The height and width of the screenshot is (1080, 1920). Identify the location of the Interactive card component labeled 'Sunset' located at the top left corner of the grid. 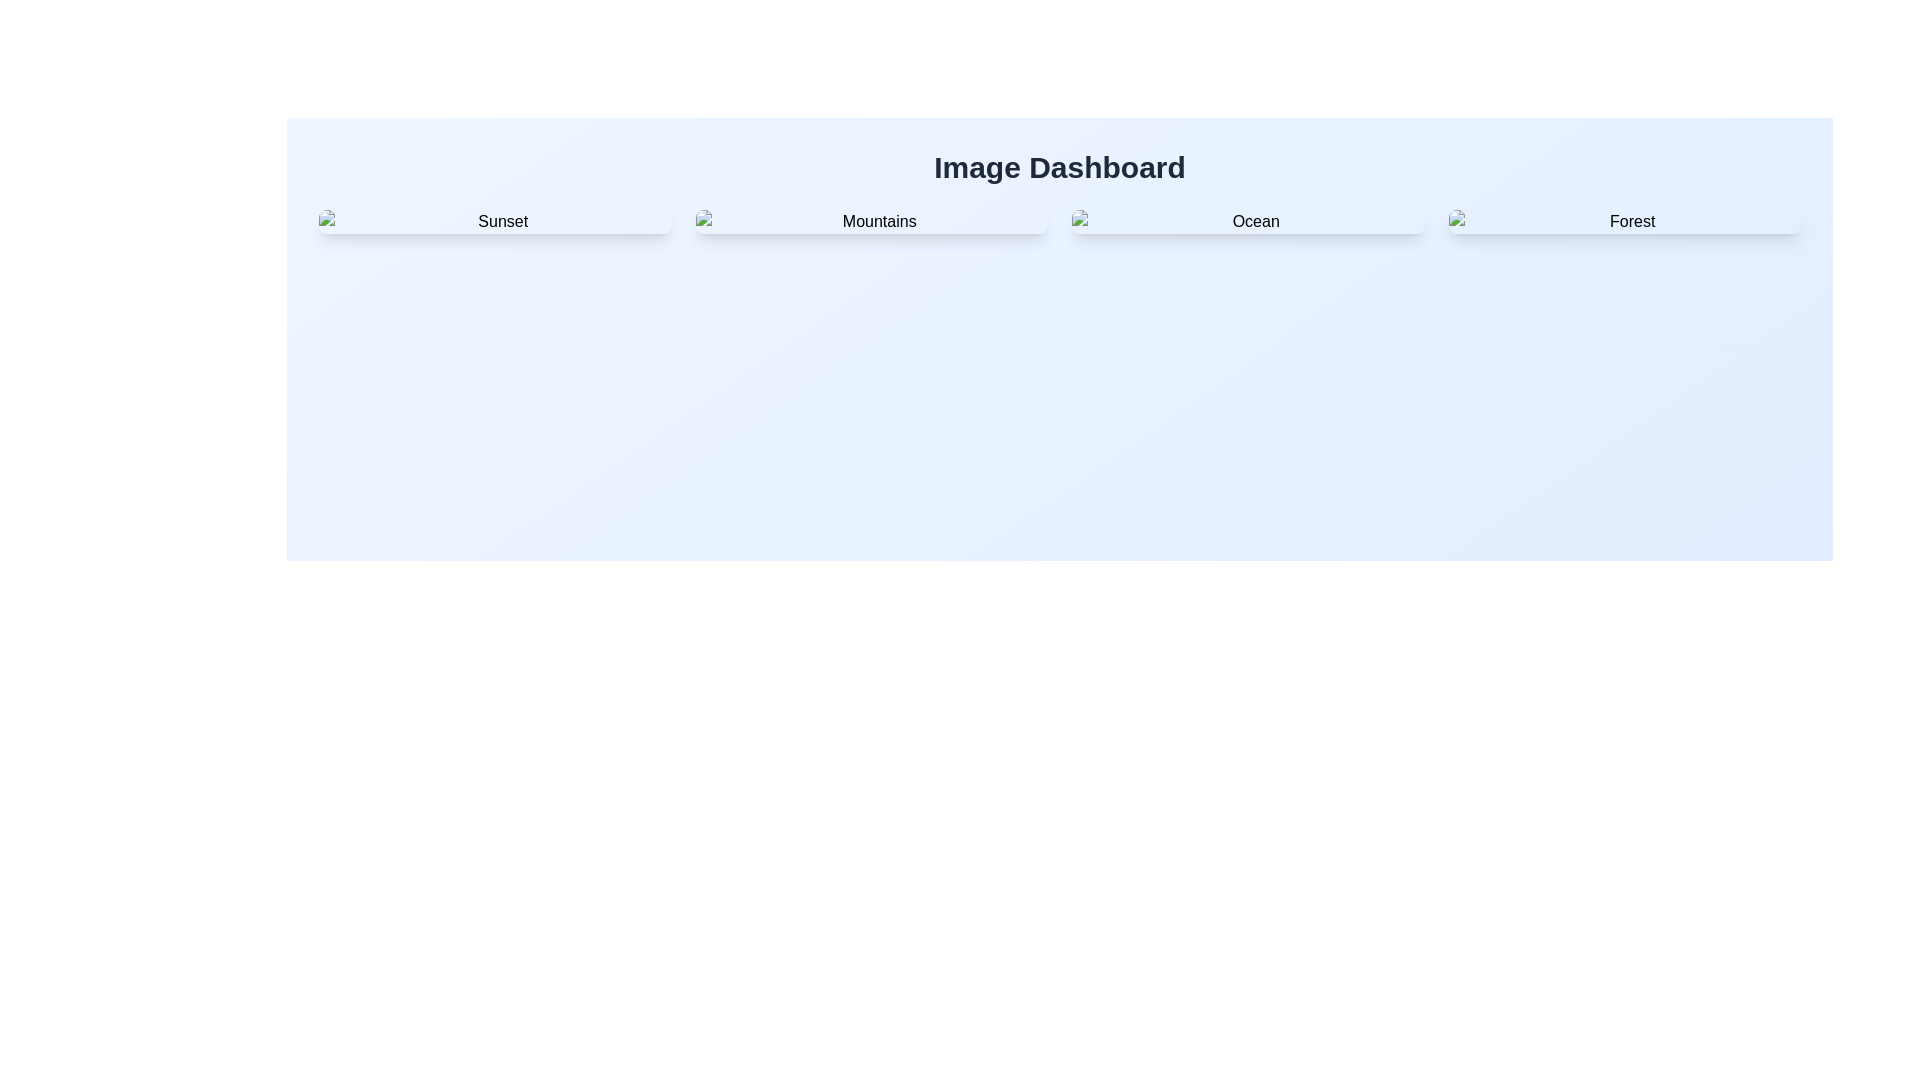
(495, 222).